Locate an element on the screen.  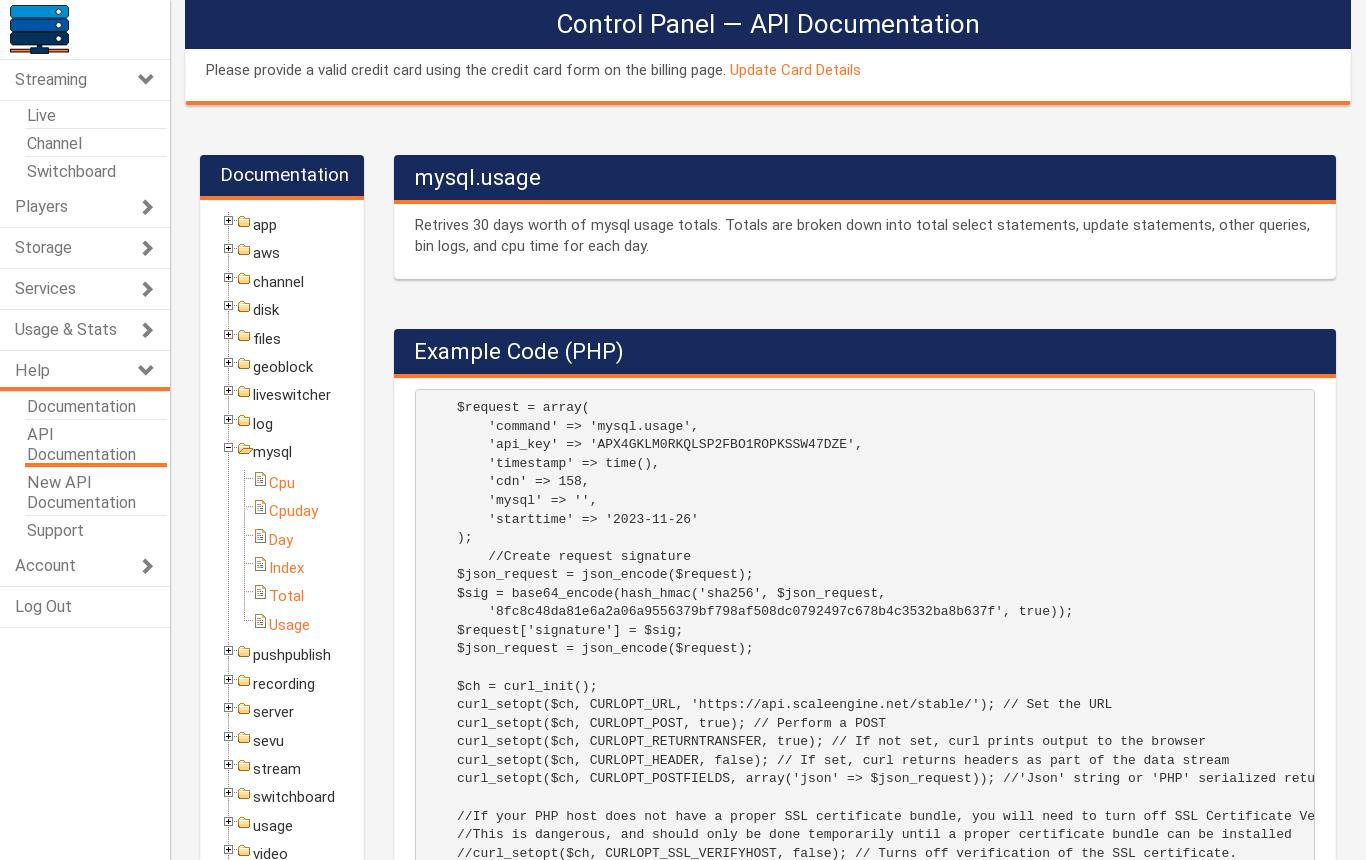
'mysql' is located at coordinates (272, 452).